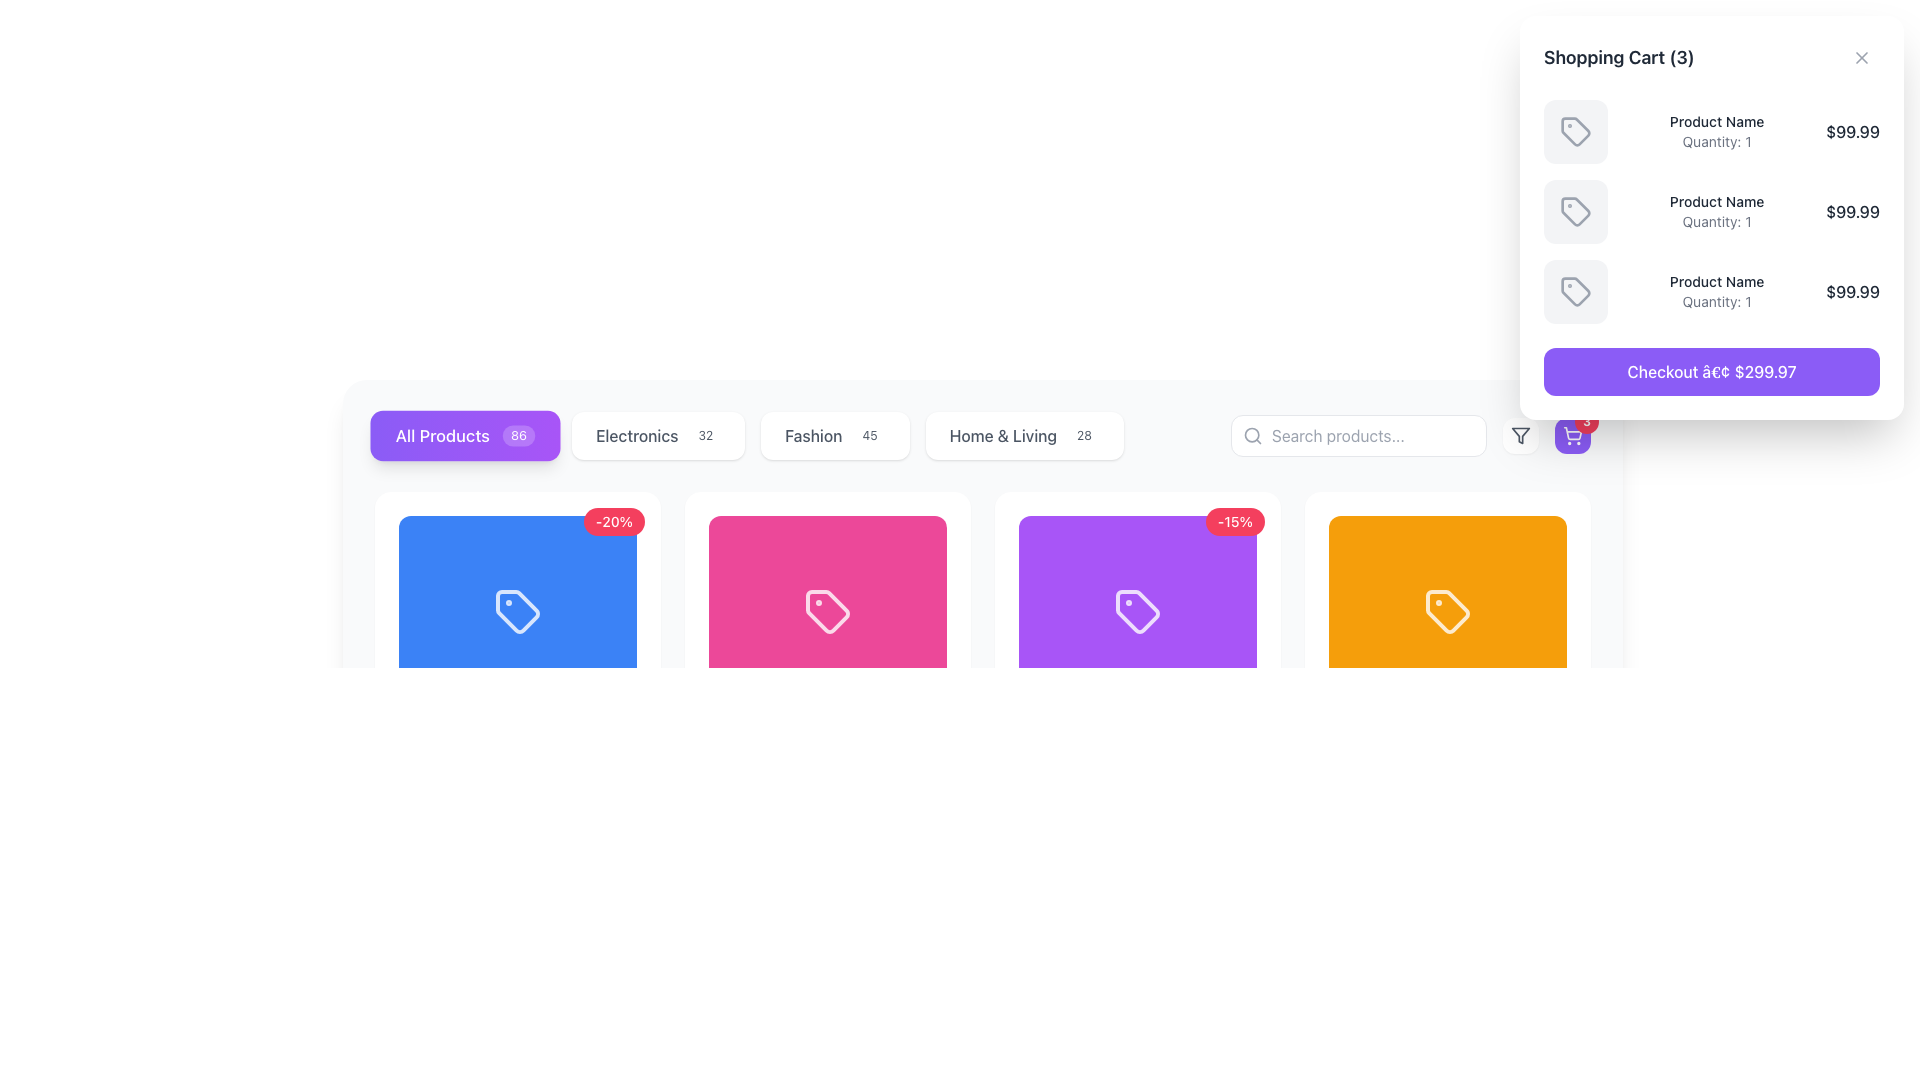 This screenshot has height=1080, width=1920. I want to click on the close button icon located at the top-right corner of the shopping cart modal, so click(1861, 56).